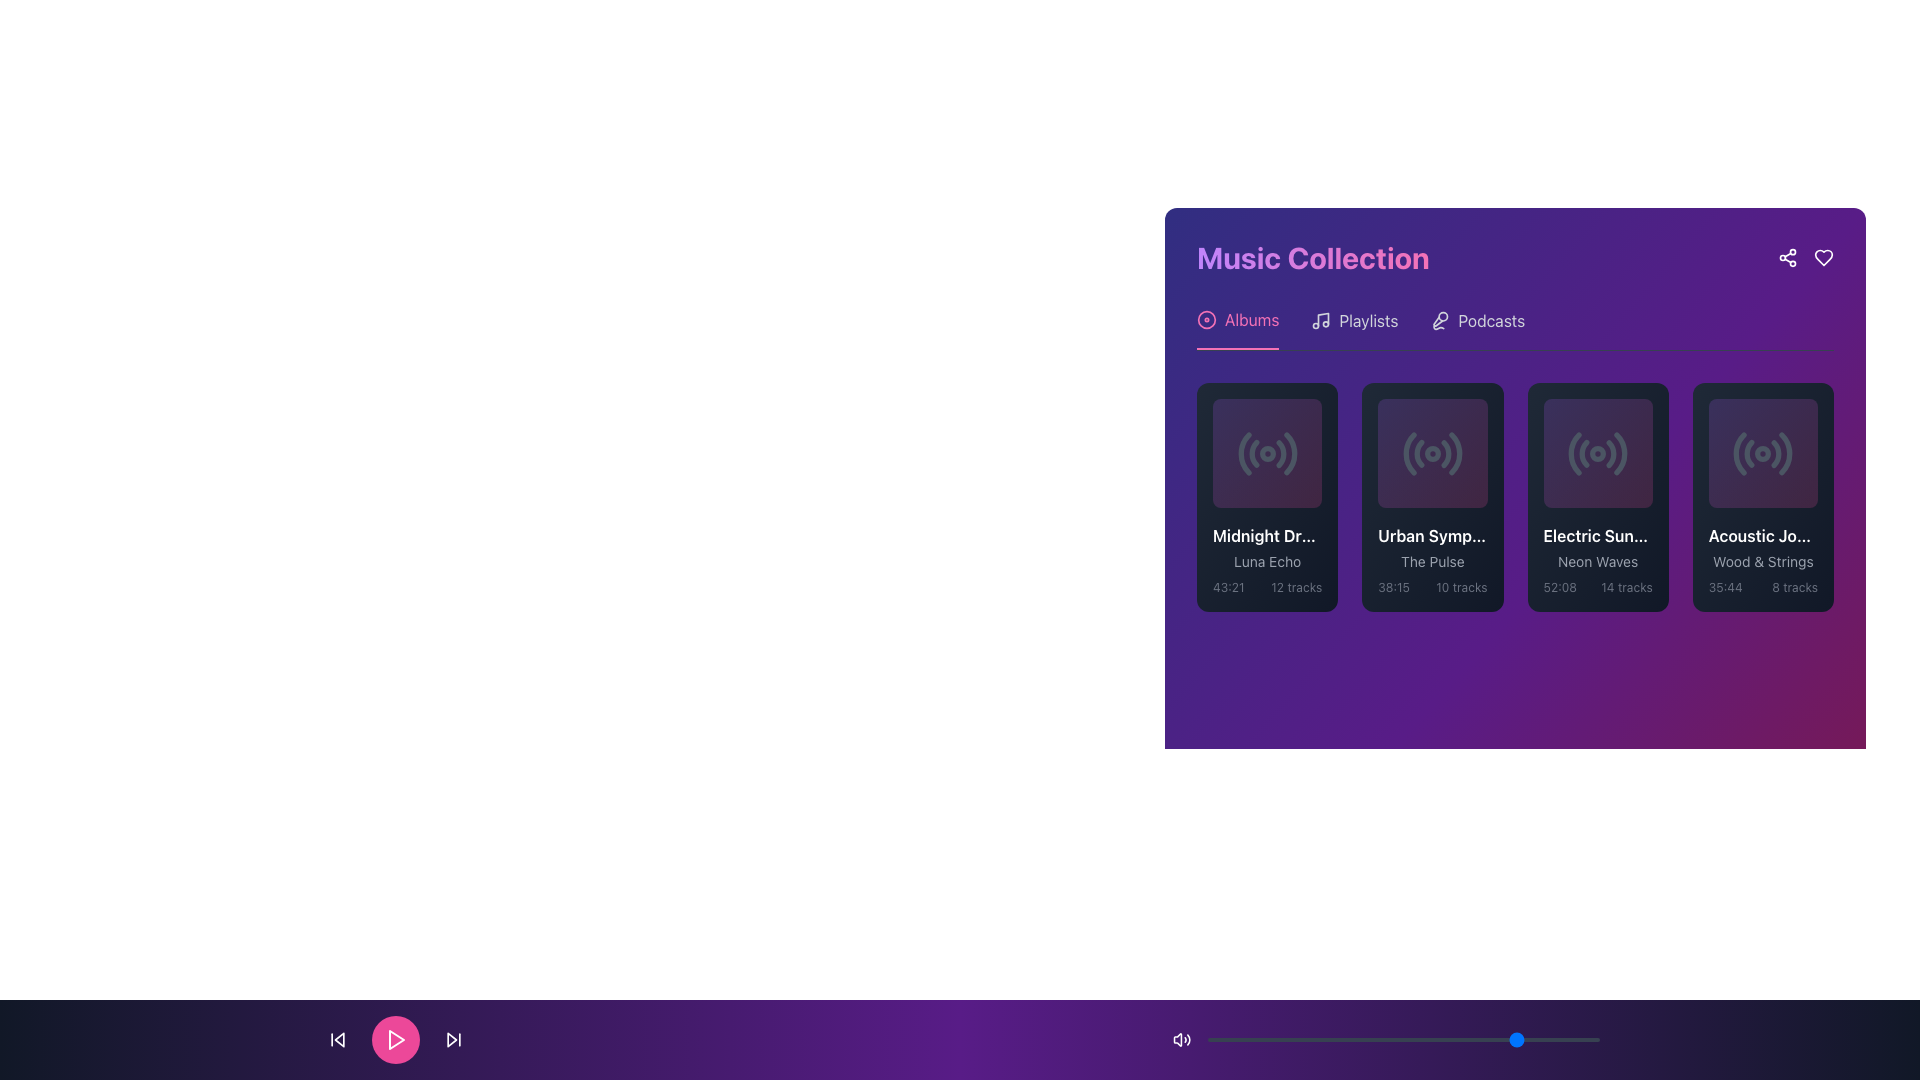 The image size is (1920, 1080). I want to click on the text label displaying '10 tracks' located at the bottom-right corner of the card for 'Urban Symphony - The Pulse', so click(1461, 587).